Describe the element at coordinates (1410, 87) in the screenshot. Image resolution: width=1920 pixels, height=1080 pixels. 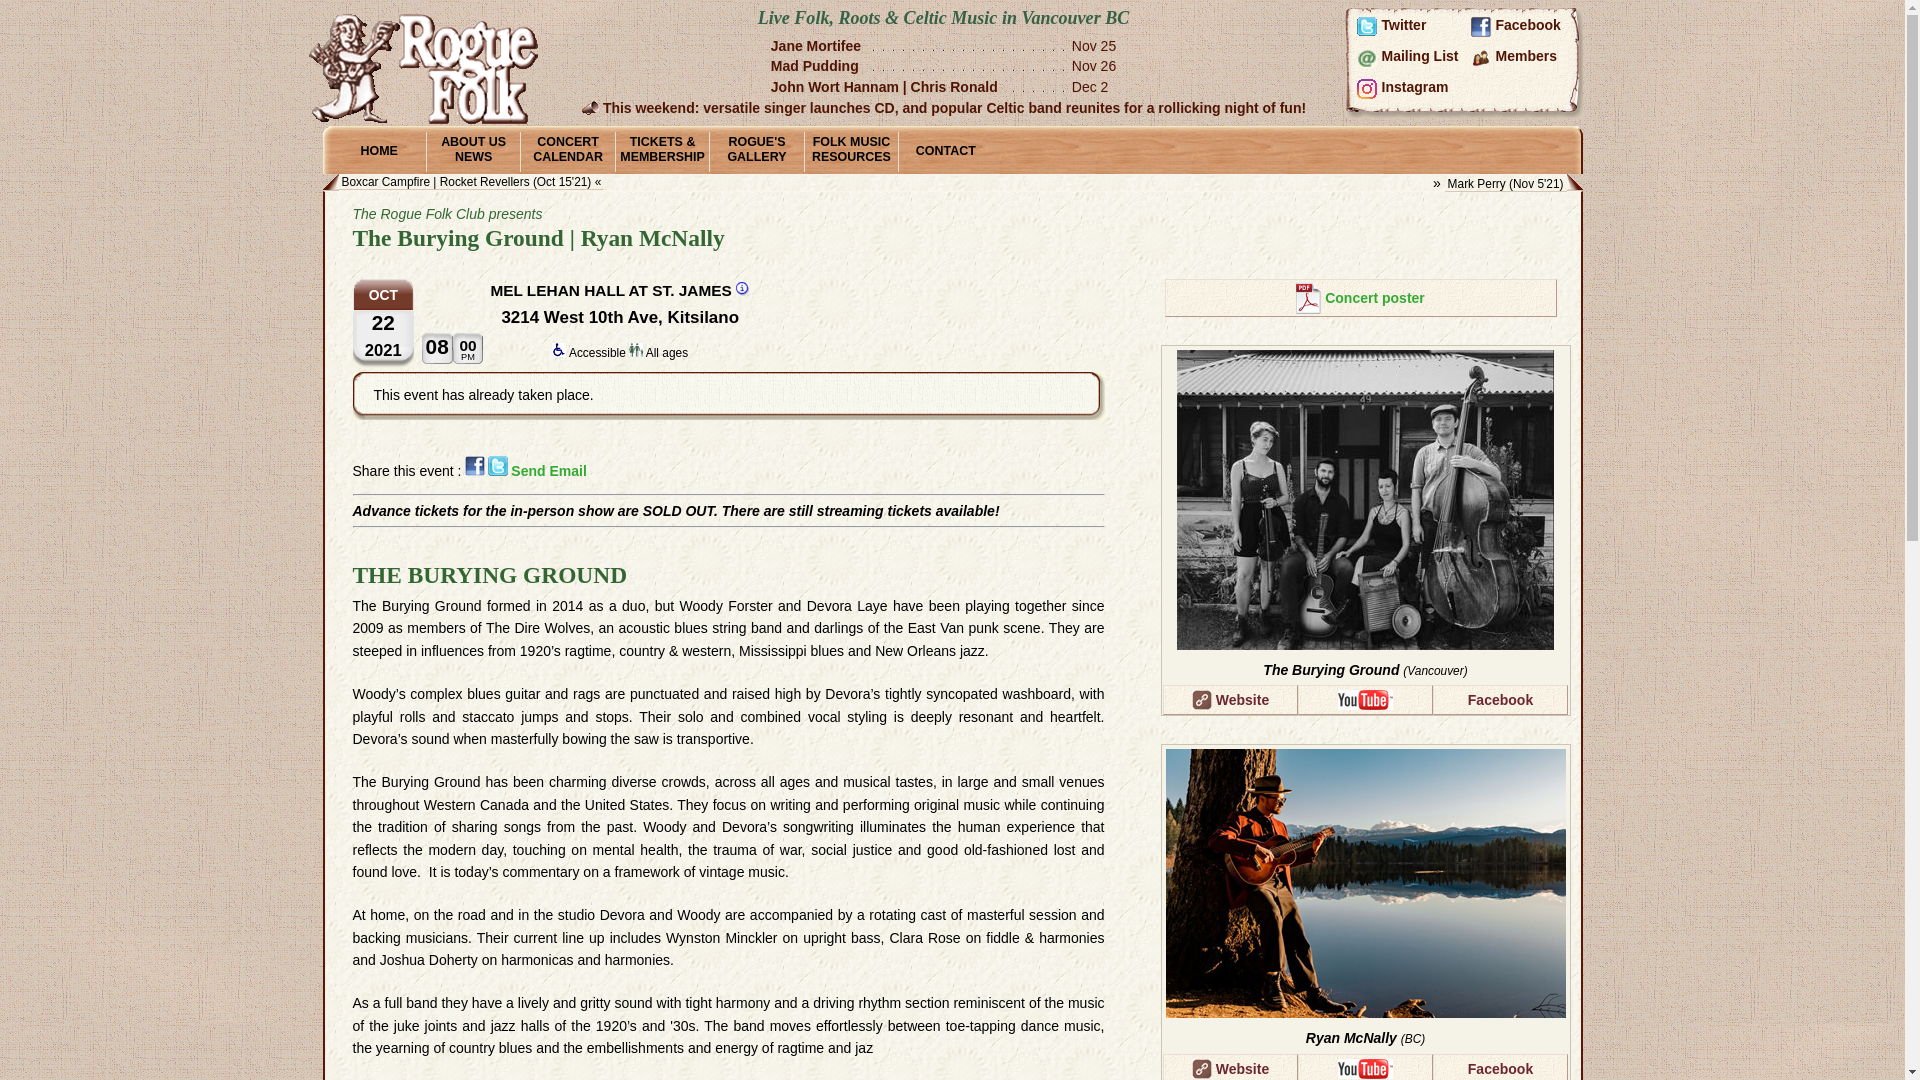
I see `'Instagram'` at that location.